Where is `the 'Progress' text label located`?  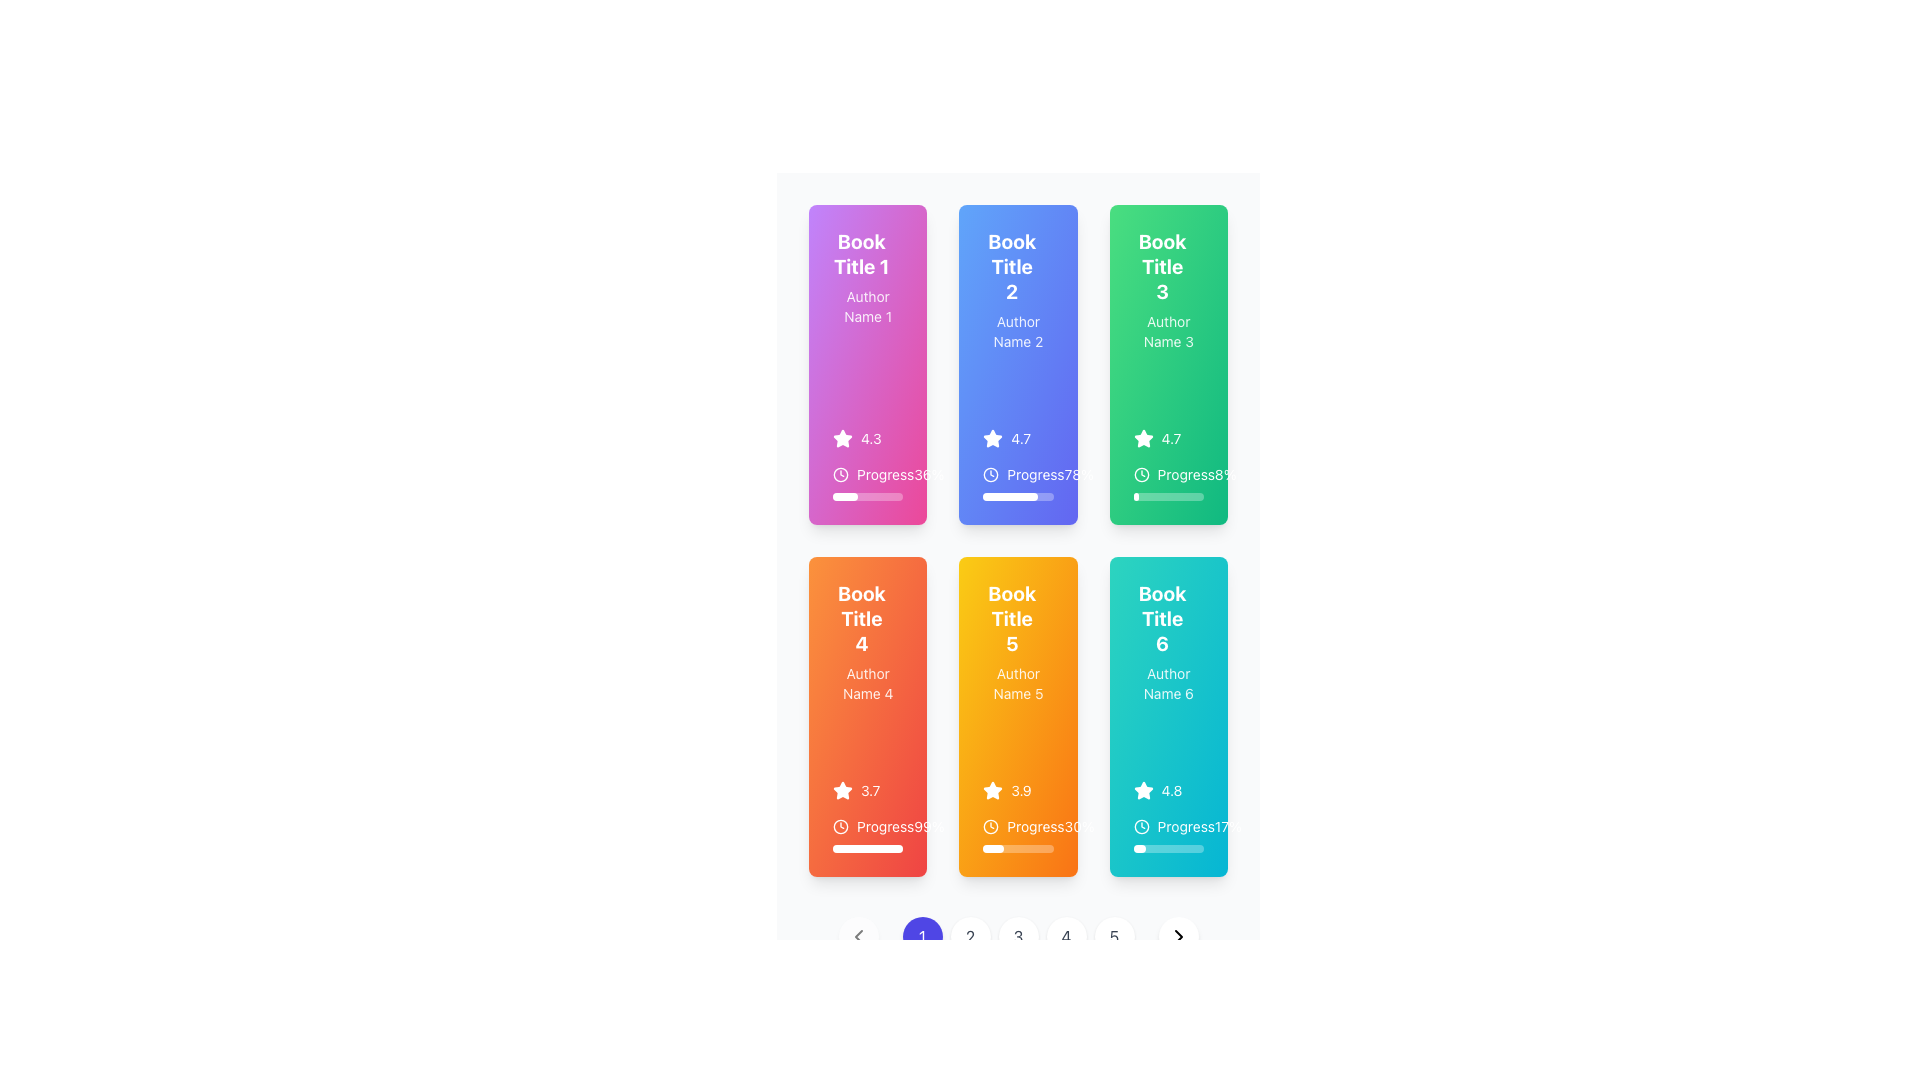
the 'Progress' text label located is located at coordinates (1174, 474).